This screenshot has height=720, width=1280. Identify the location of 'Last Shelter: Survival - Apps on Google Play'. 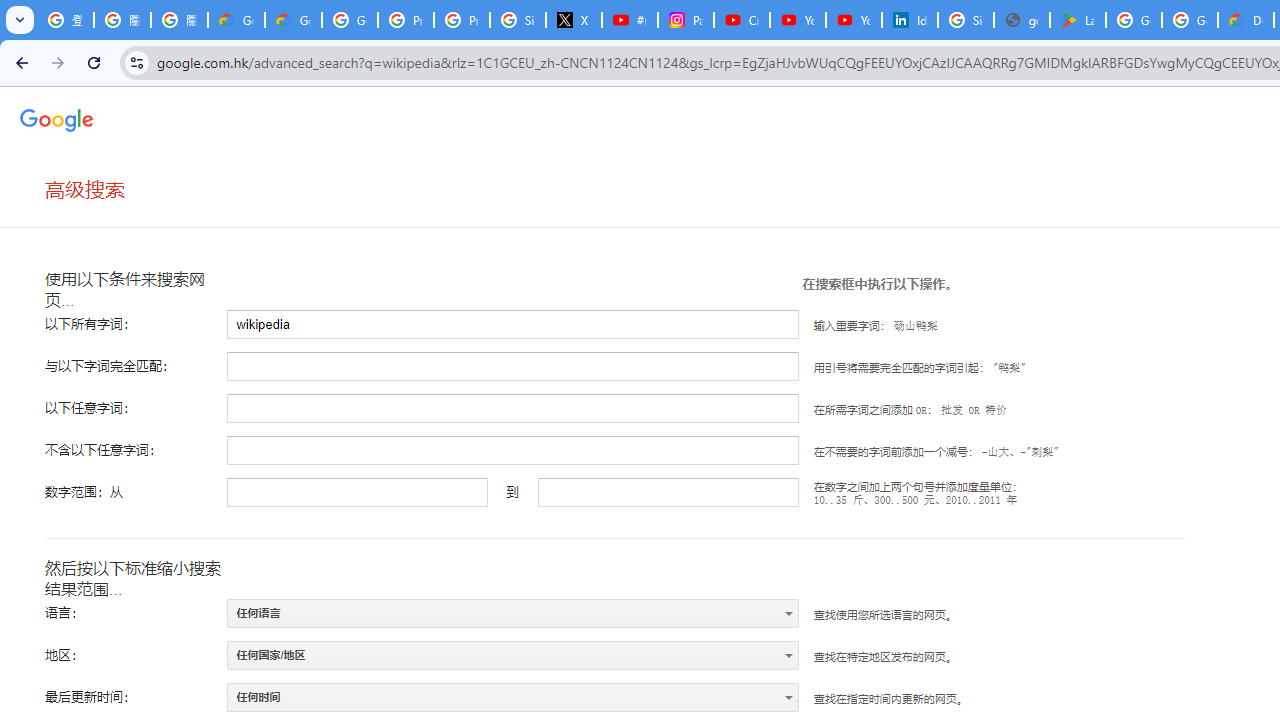
(1076, 20).